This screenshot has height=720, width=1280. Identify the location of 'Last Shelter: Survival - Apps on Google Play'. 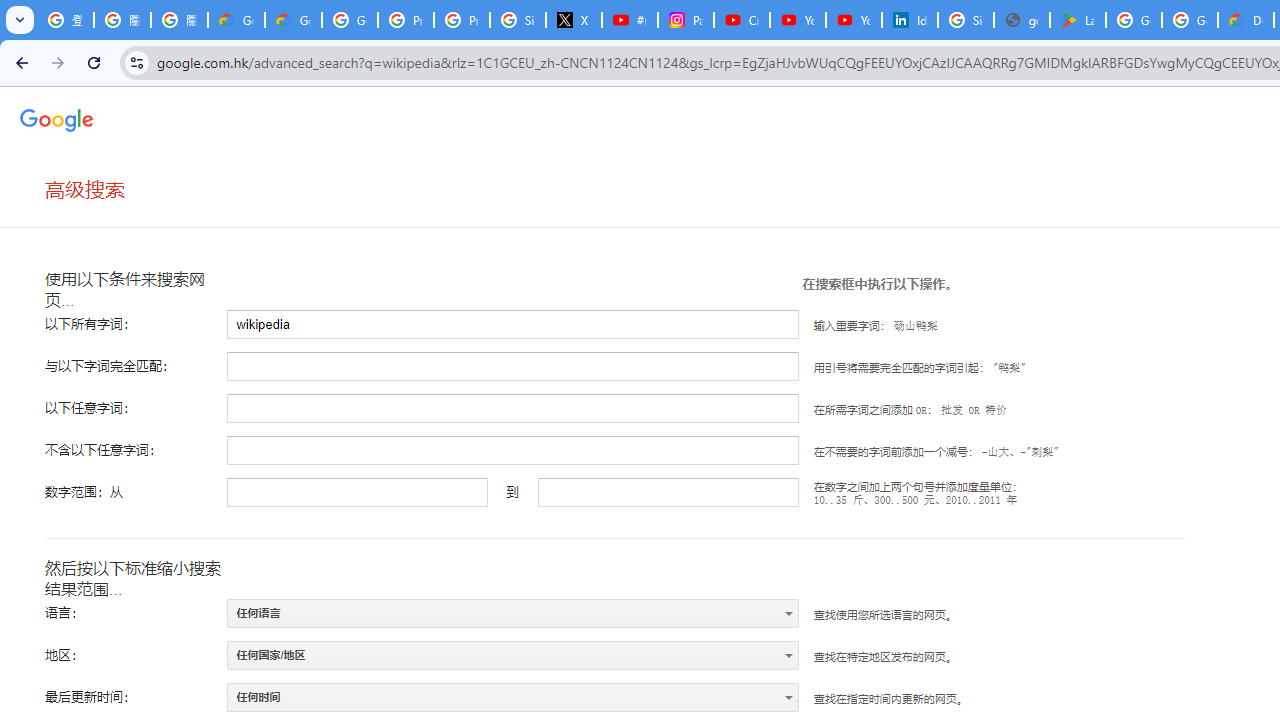
(1076, 20).